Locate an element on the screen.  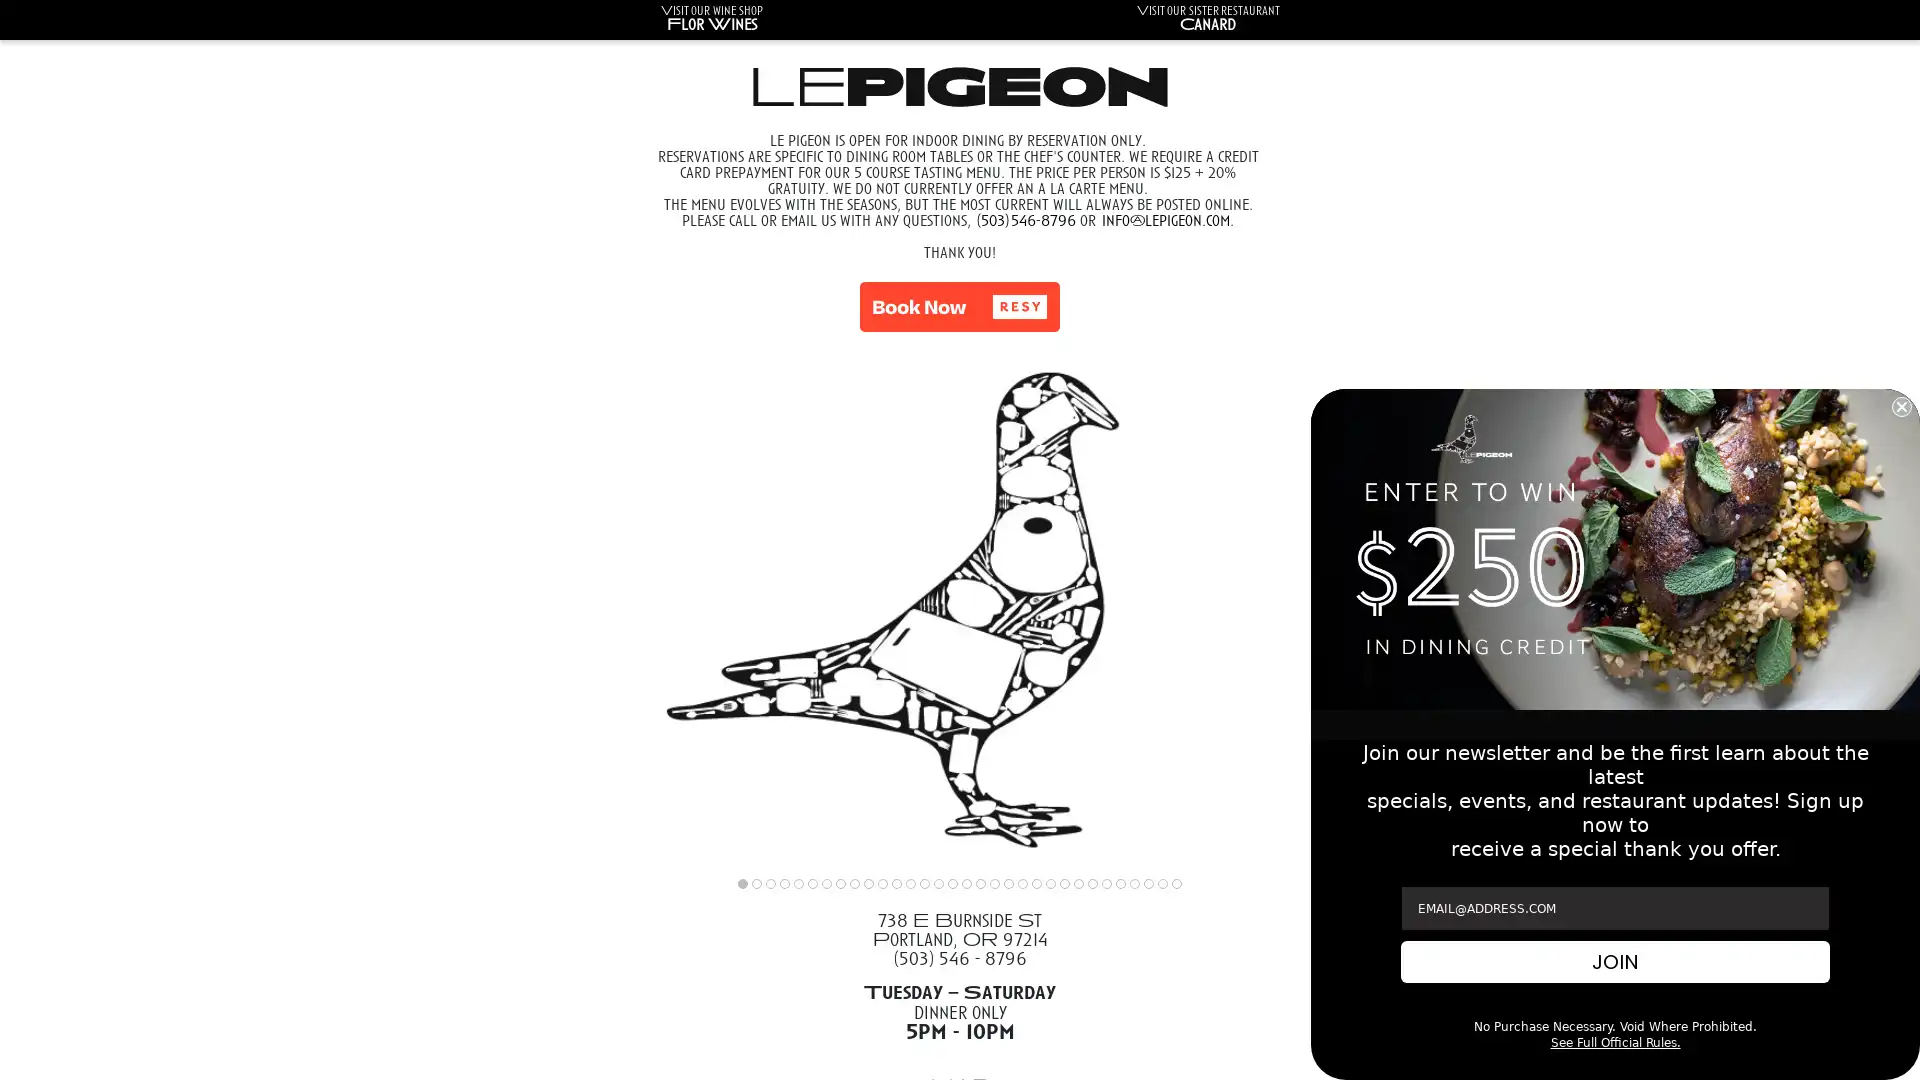
Close form is located at coordinates (1900, 405).